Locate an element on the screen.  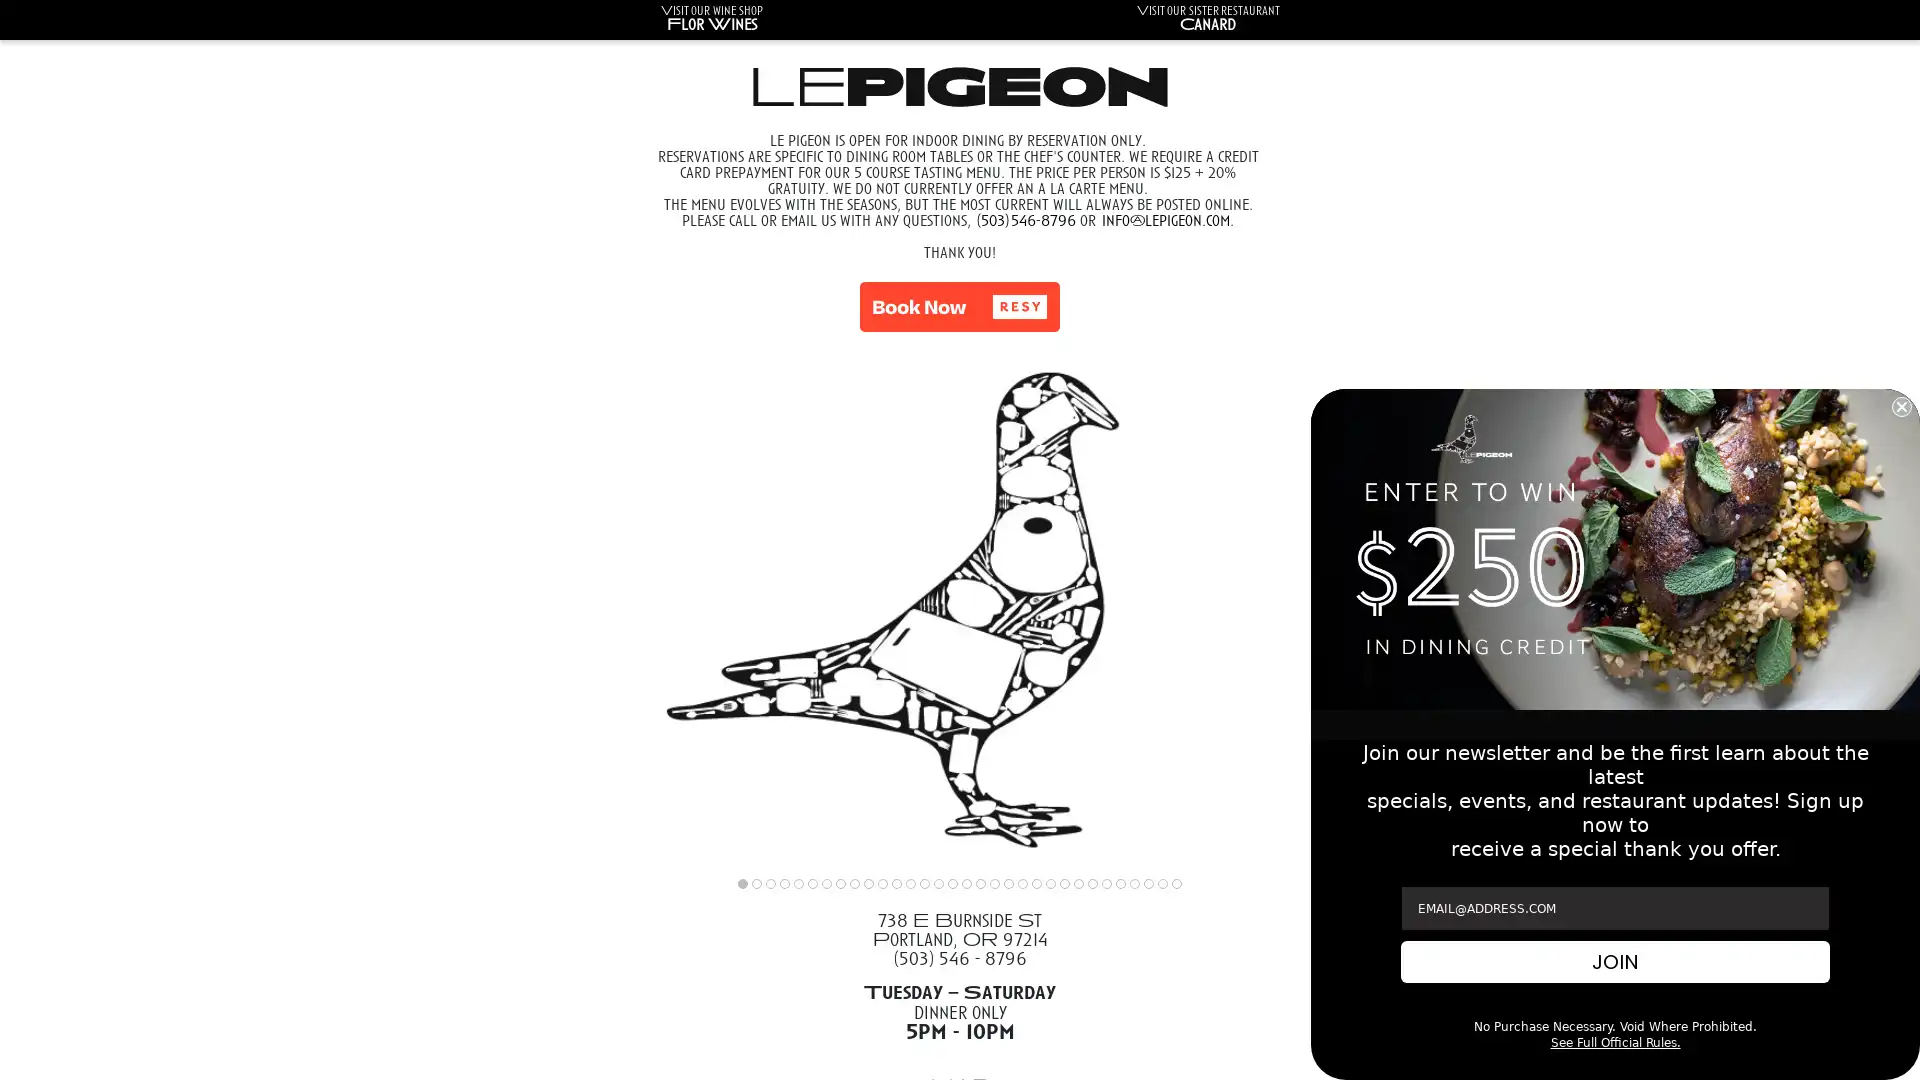
Close form is located at coordinates (1900, 405).